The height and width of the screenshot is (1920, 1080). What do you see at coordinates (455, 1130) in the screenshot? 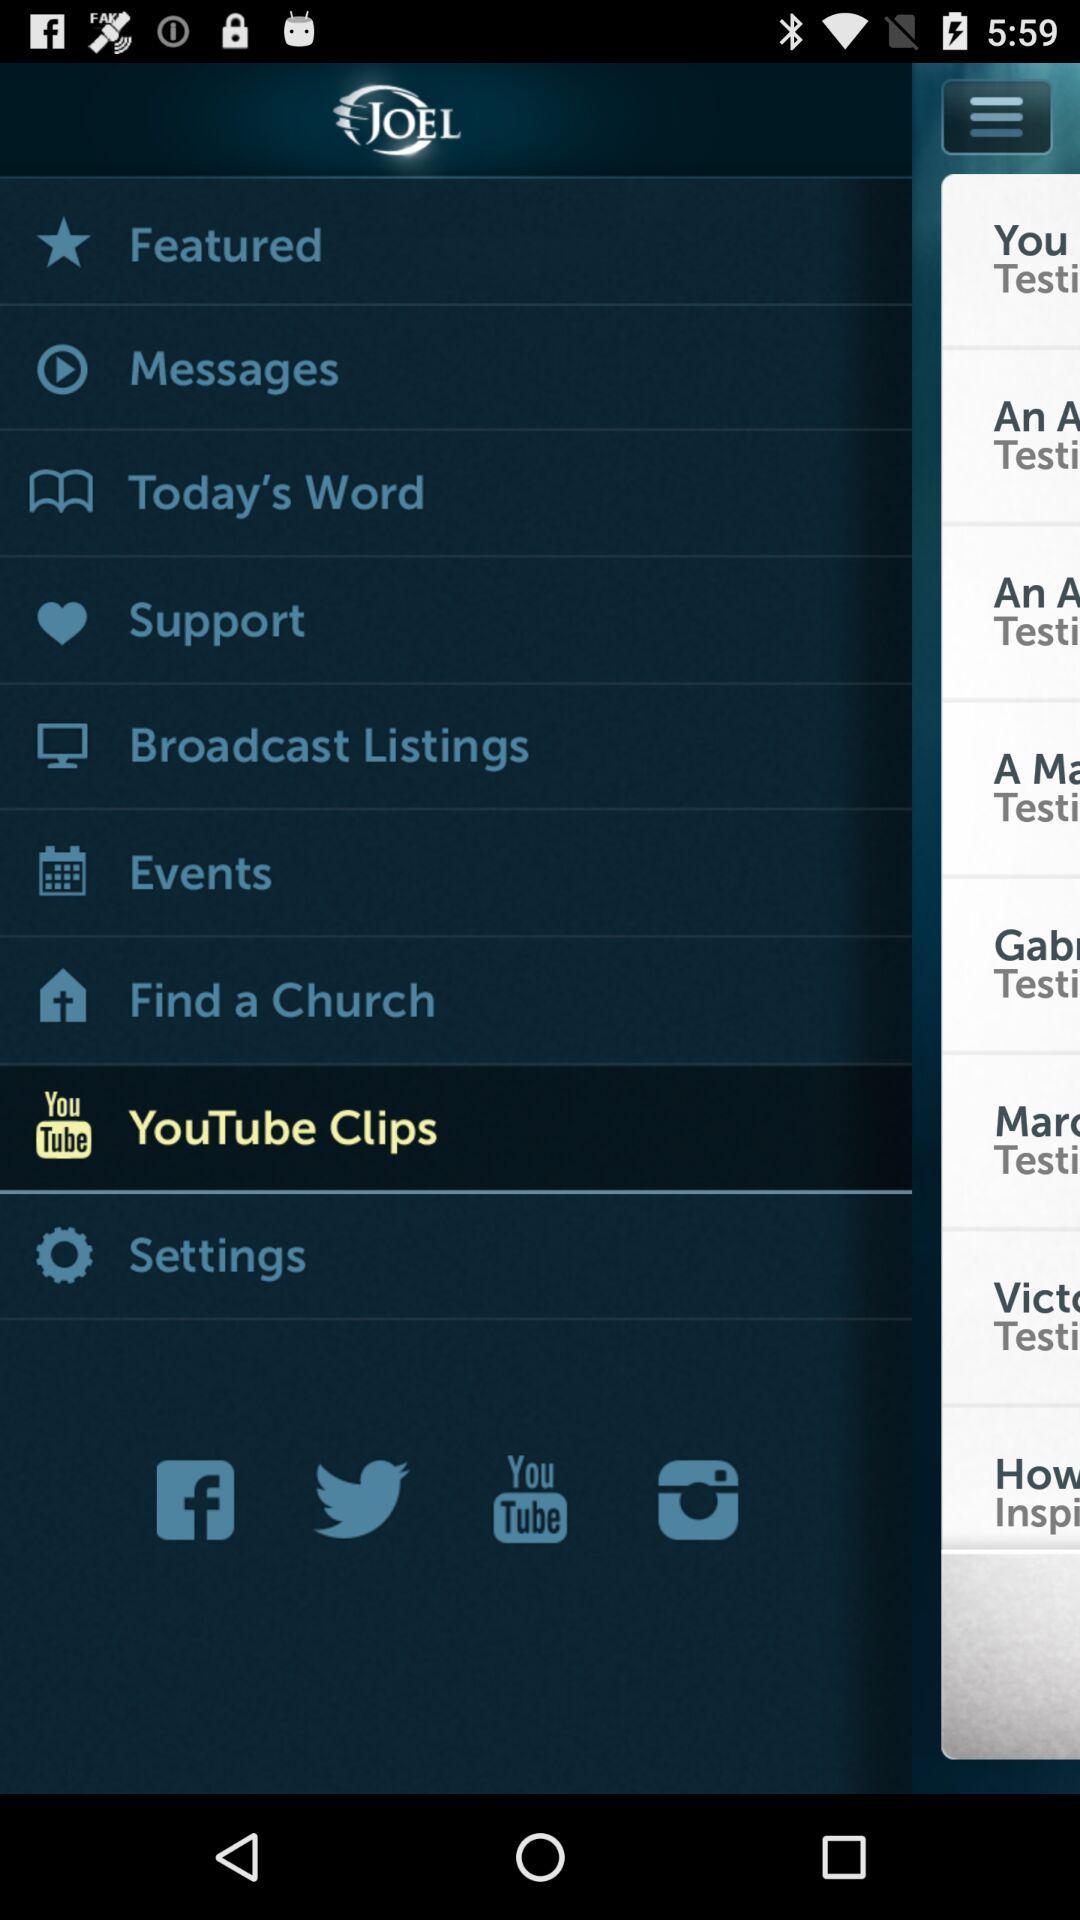
I see `youtube clips` at bounding box center [455, 1130].